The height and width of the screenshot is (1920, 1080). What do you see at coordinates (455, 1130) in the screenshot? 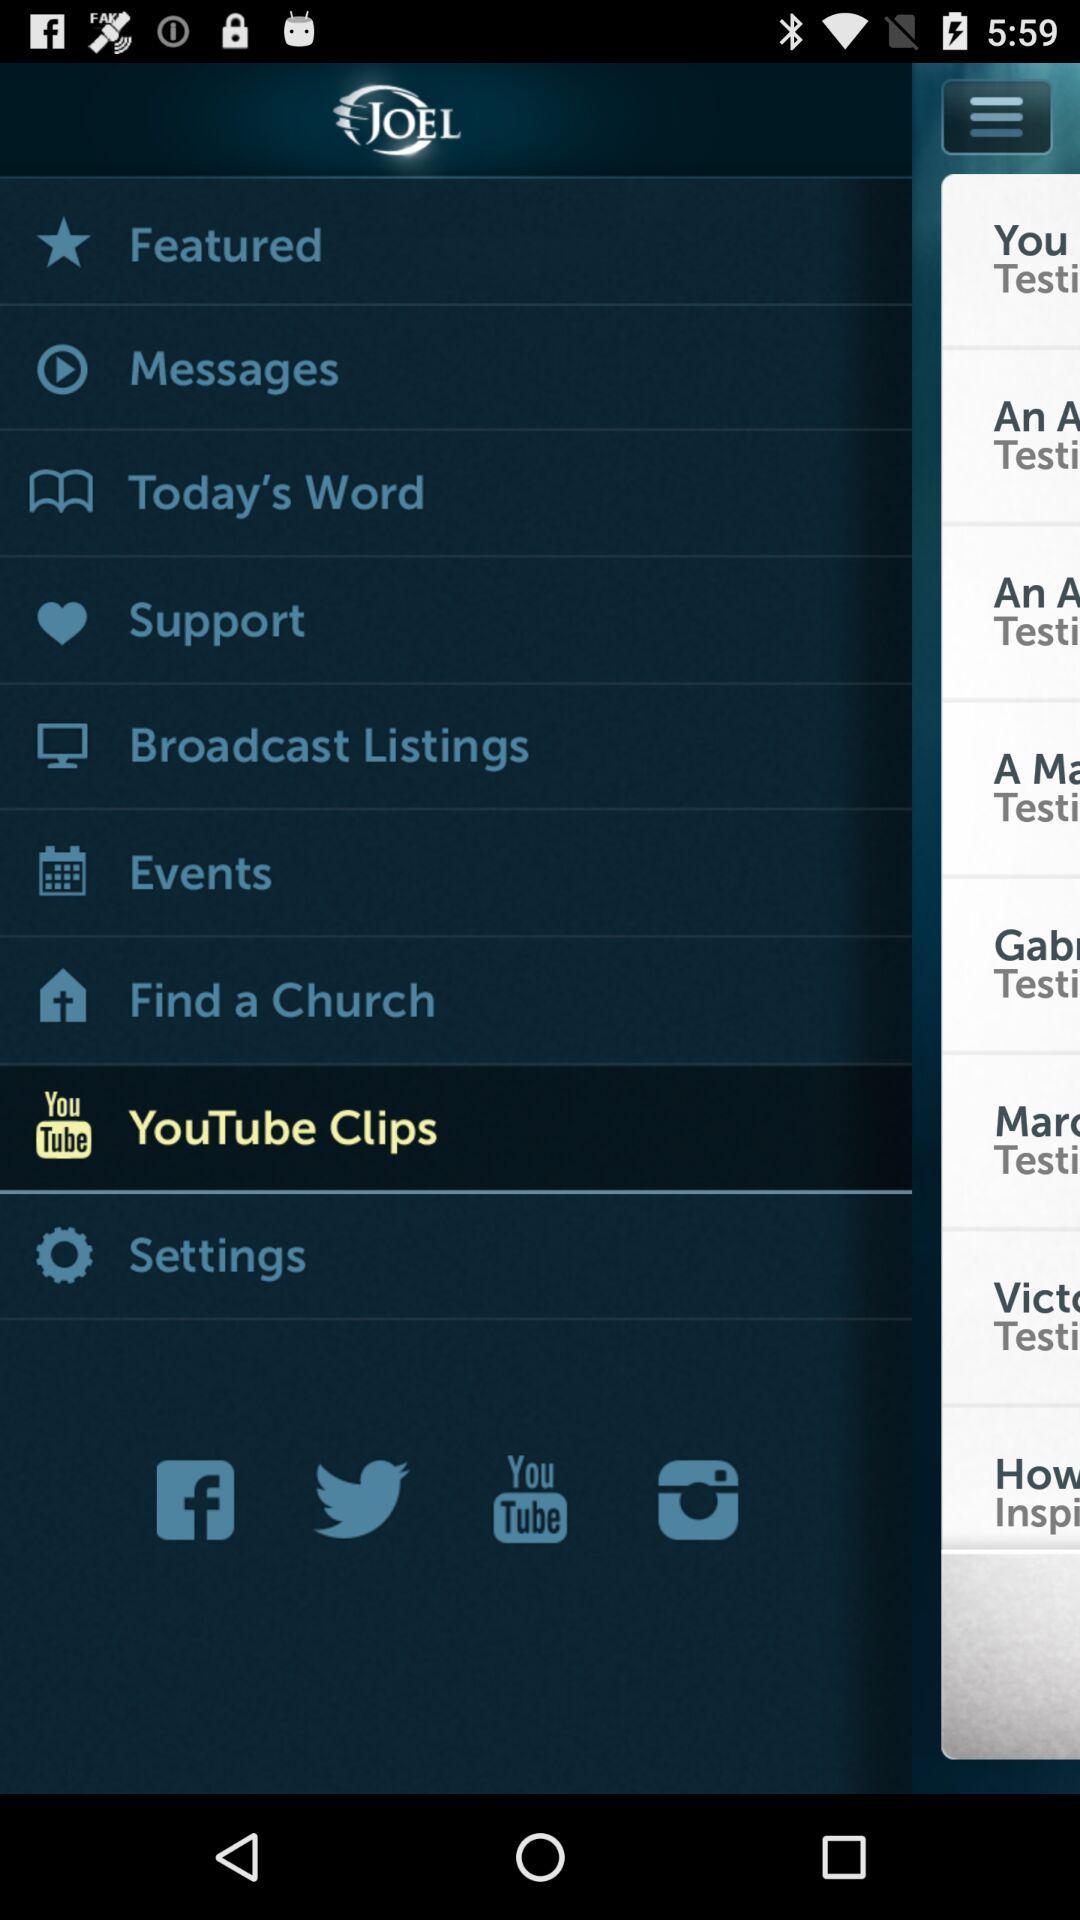
I see `youtube clips` at bounding box center [455, 1130].